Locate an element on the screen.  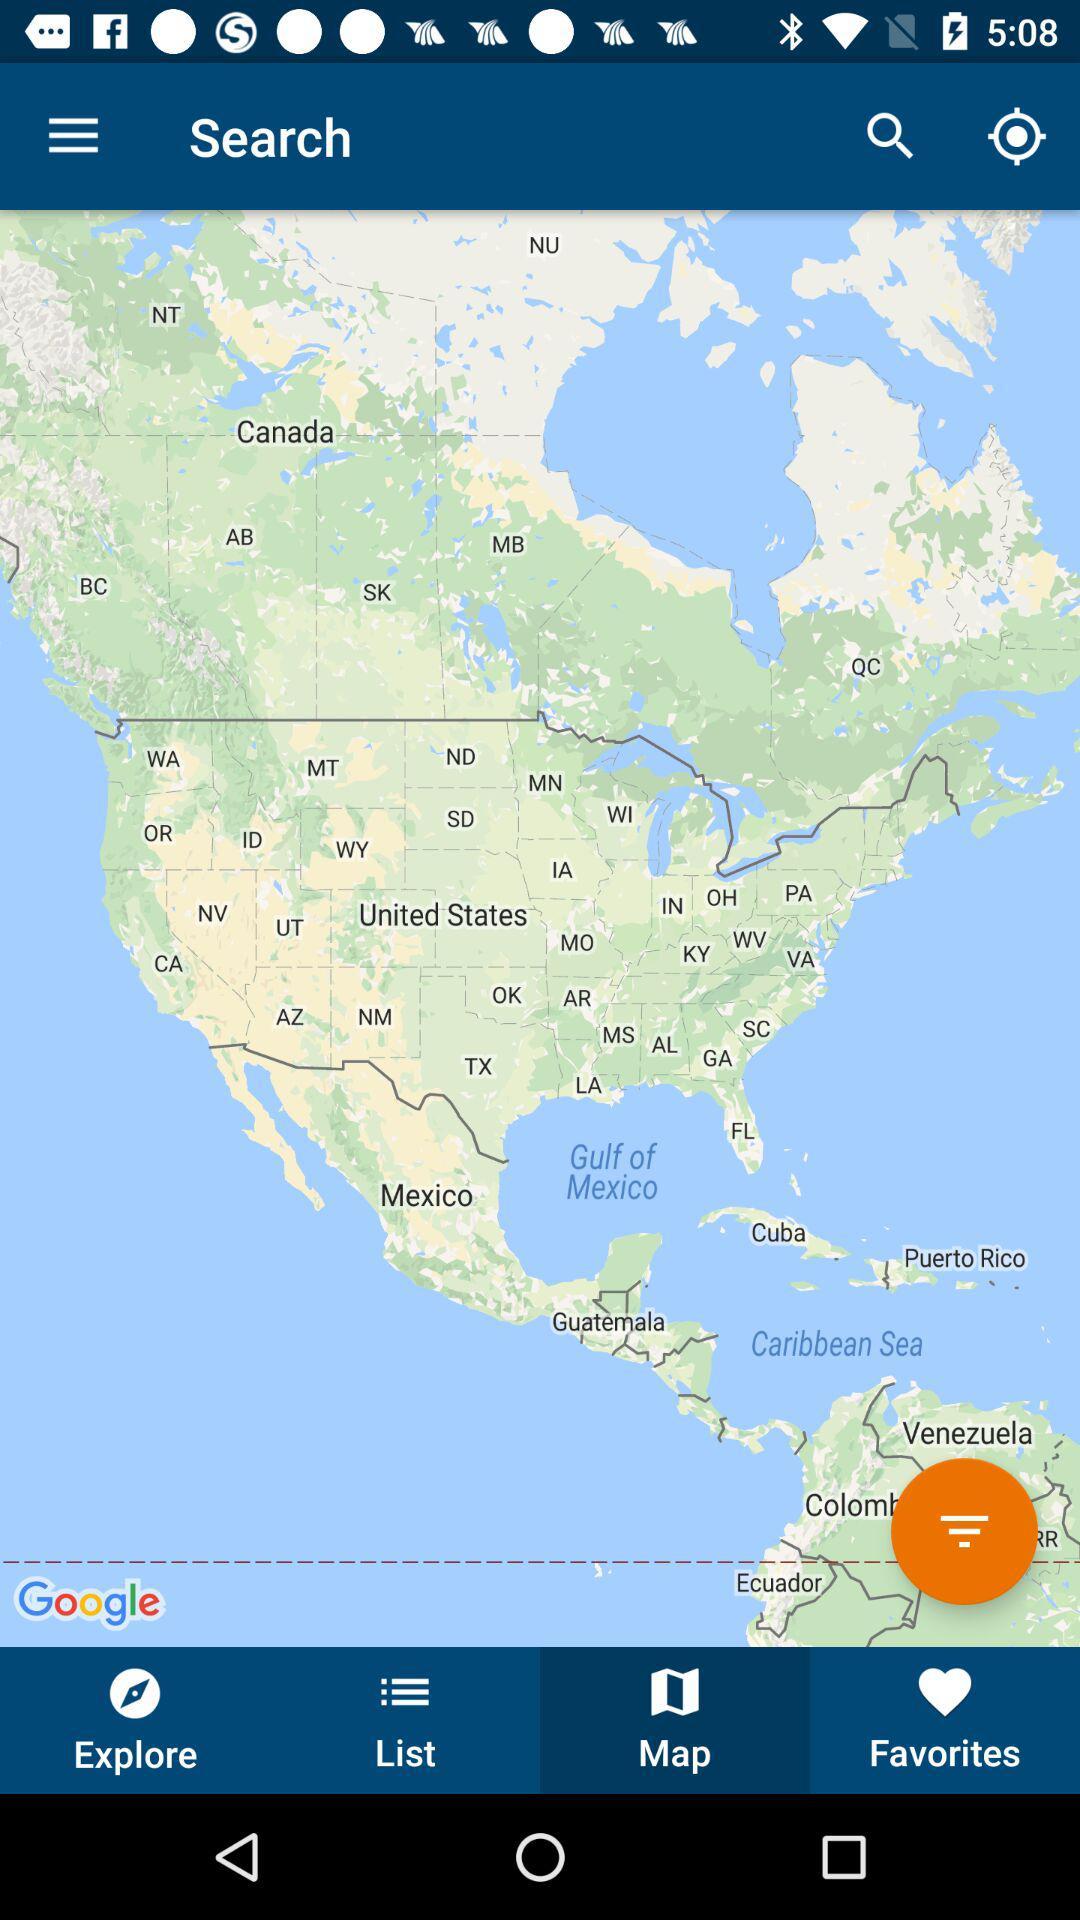
the filter_list icon is located at coordinates (963, 1530).